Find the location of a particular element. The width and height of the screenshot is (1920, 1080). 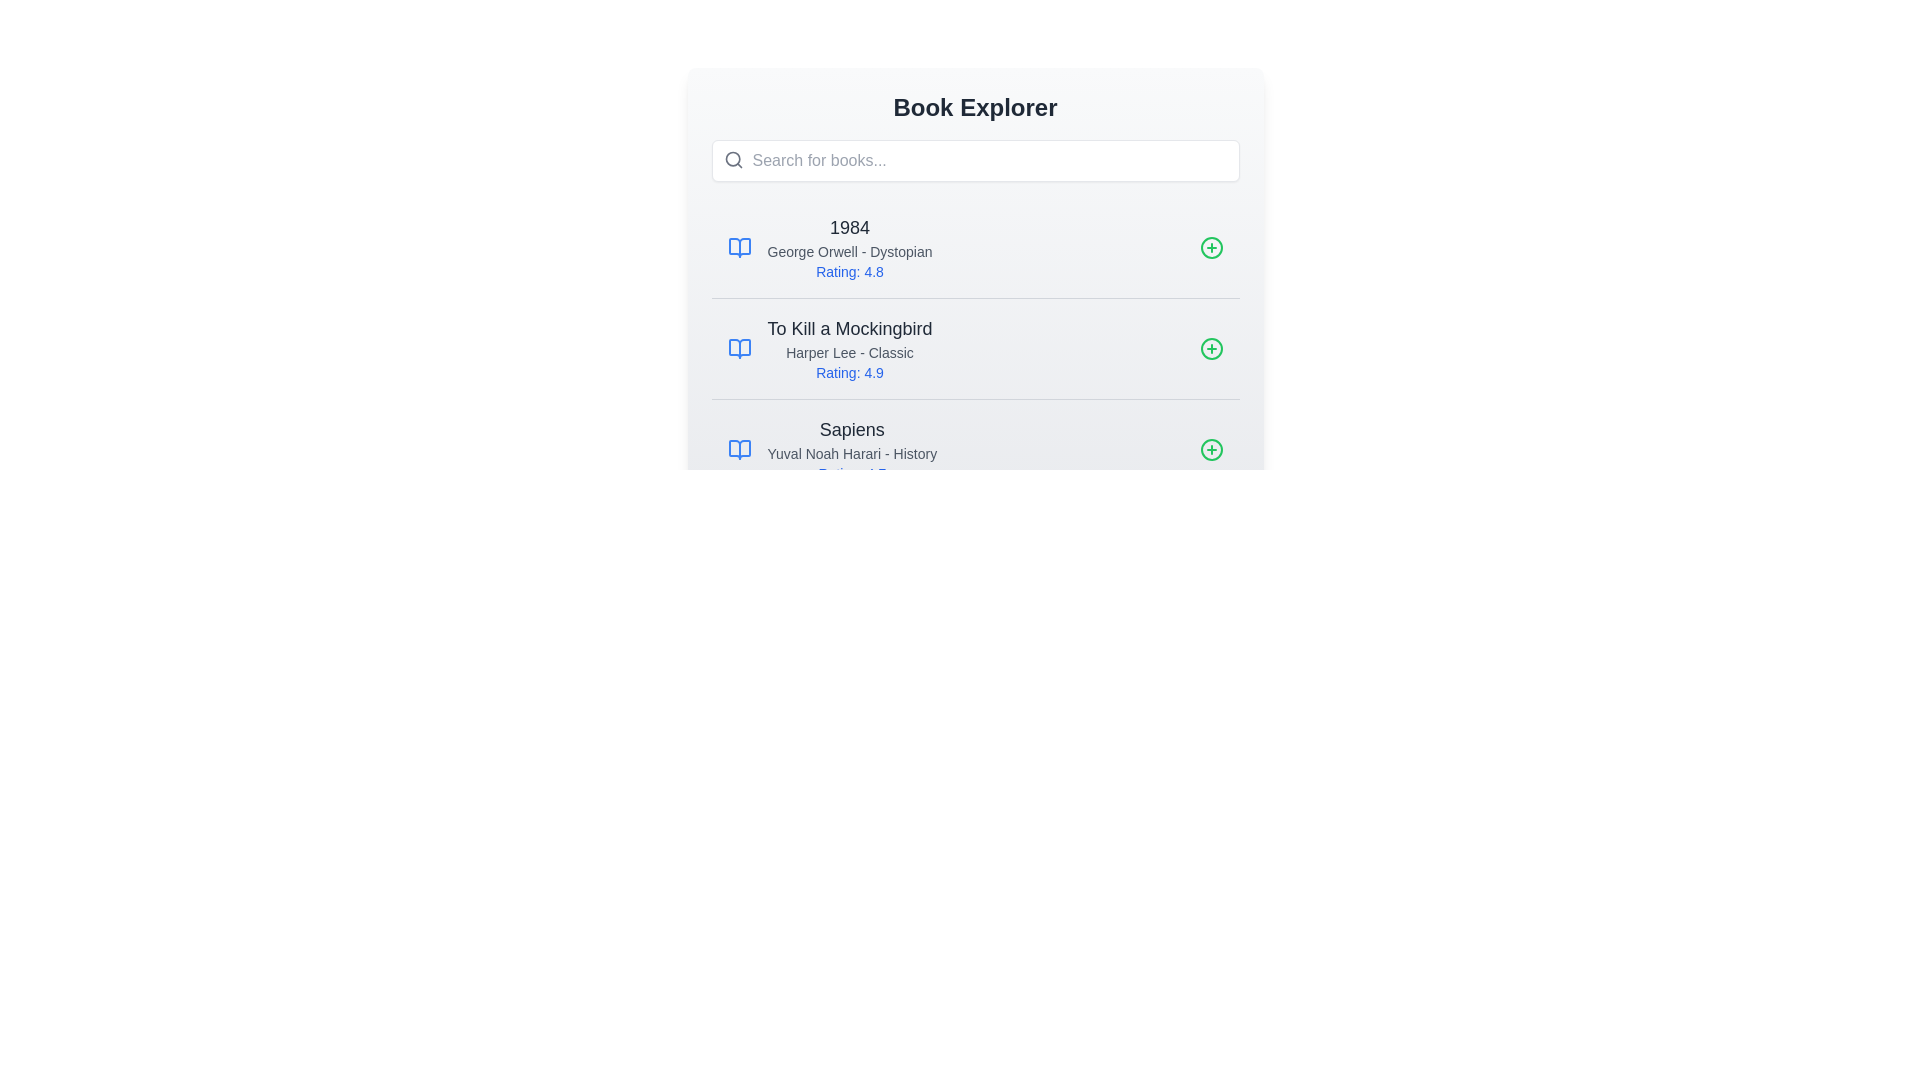

text label displaying 'Rating: 4.8' located below 'George Orwell - Dystopian' and above 'To Kill a Mockingbird' in the book description for '1984' is located at coordinates (849, 272).